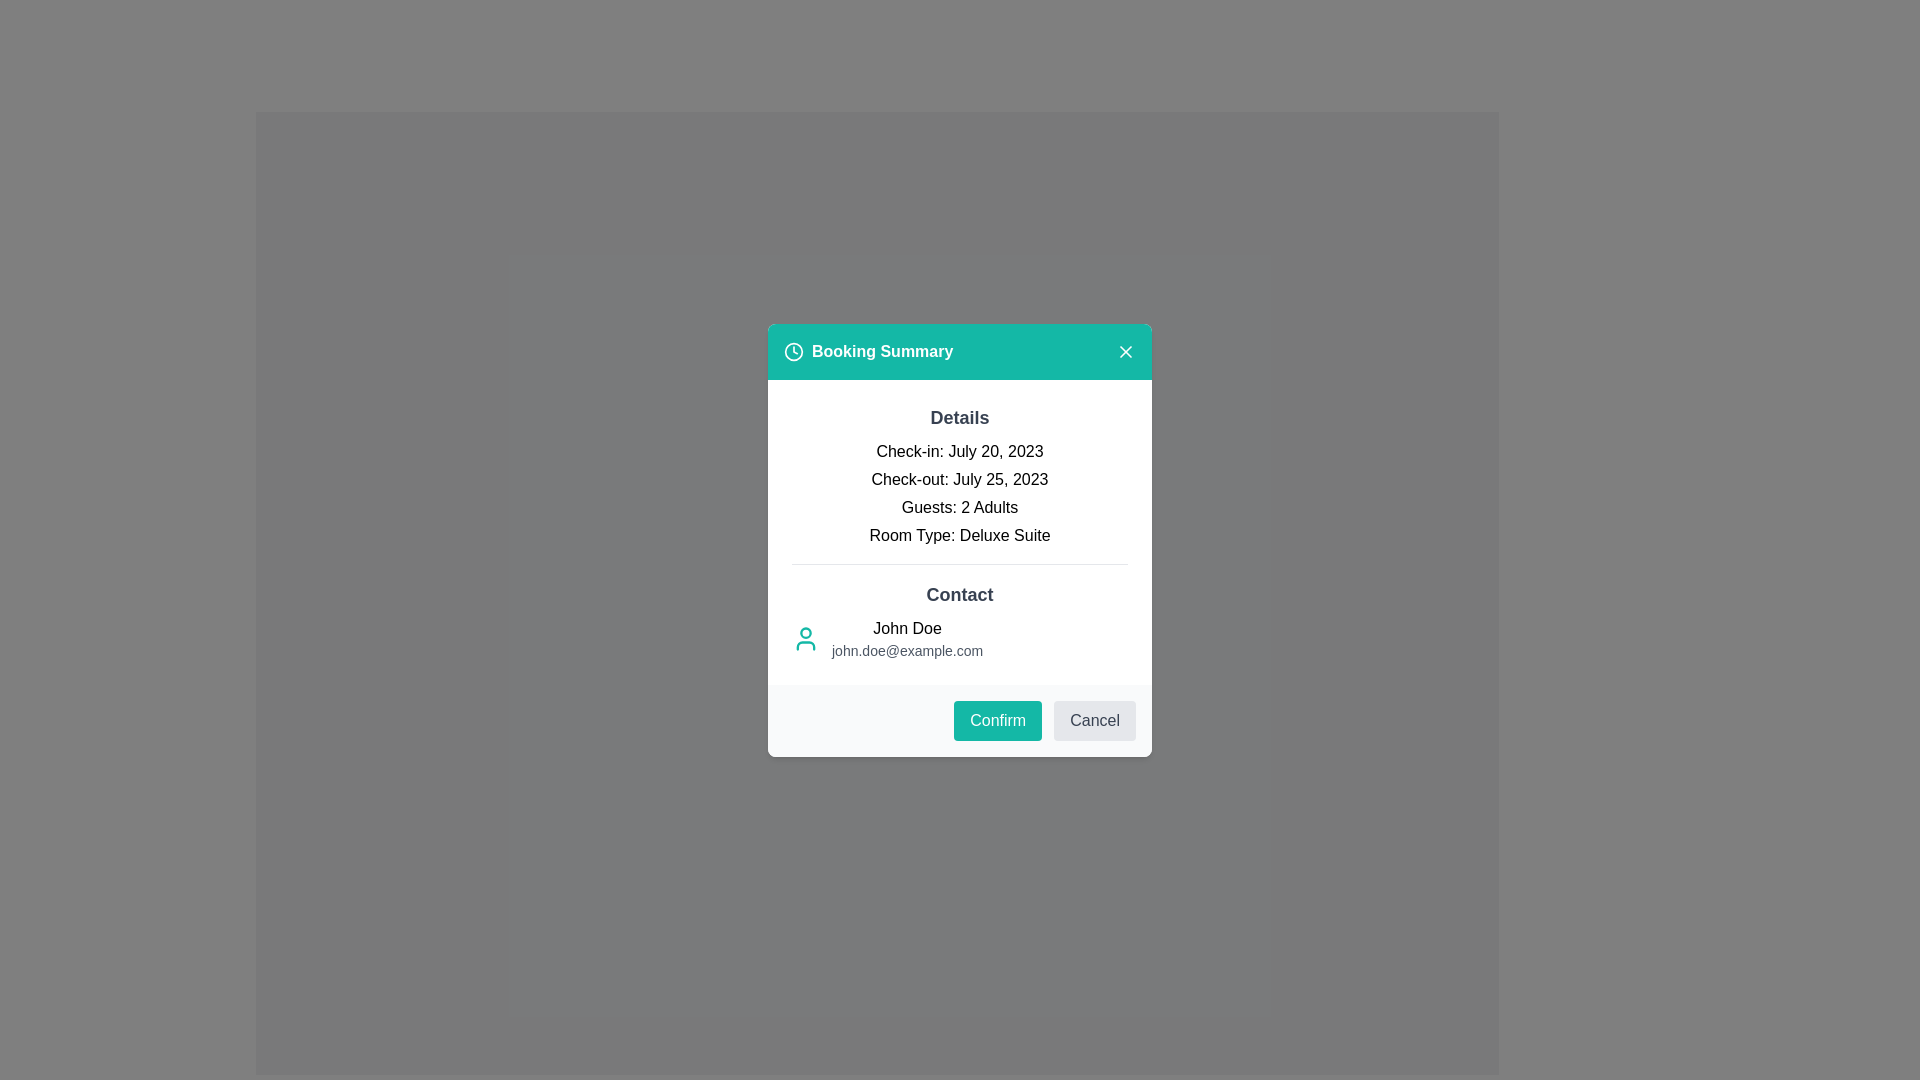  What do you see at coordinates (806, 632) in the screenshot?
I see `the Decorative icon or avatar component located in the contact section of the dialog, which visually represents a person associated with the contact information` at bounding box center [806, 632].